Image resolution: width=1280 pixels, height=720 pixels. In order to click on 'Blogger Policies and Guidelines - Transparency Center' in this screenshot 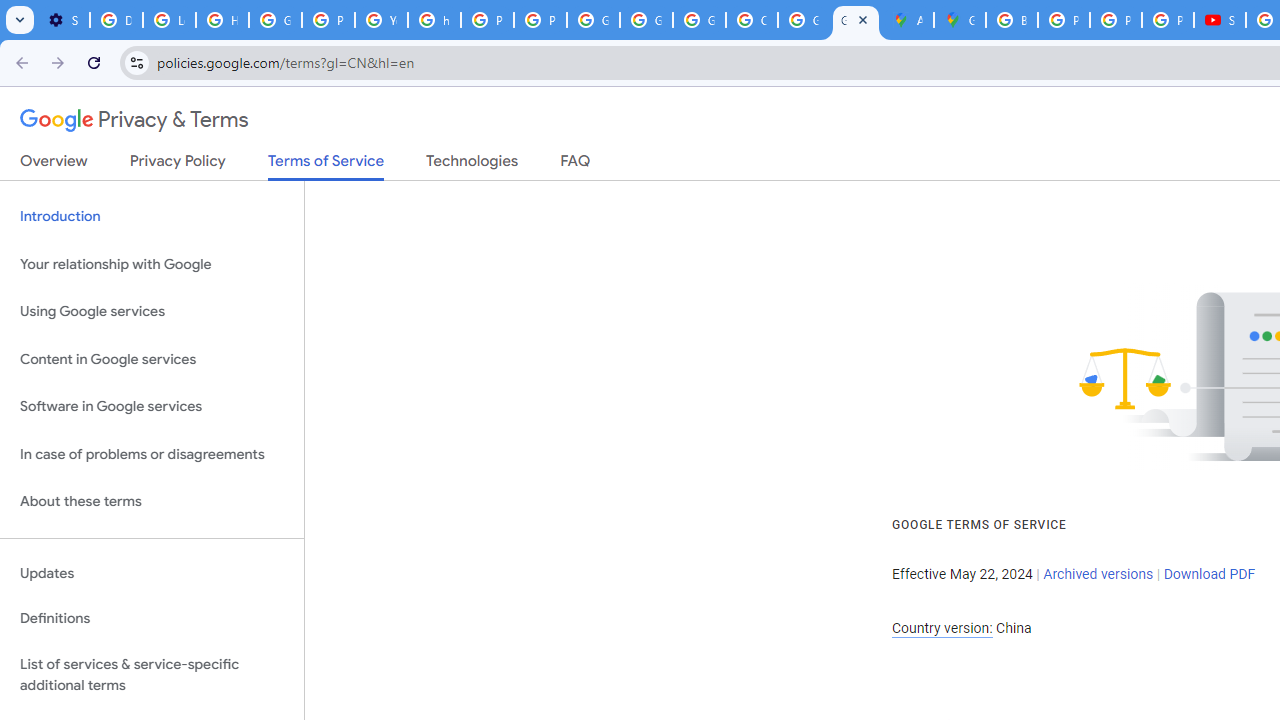, I will do `click(1011, 20)`.